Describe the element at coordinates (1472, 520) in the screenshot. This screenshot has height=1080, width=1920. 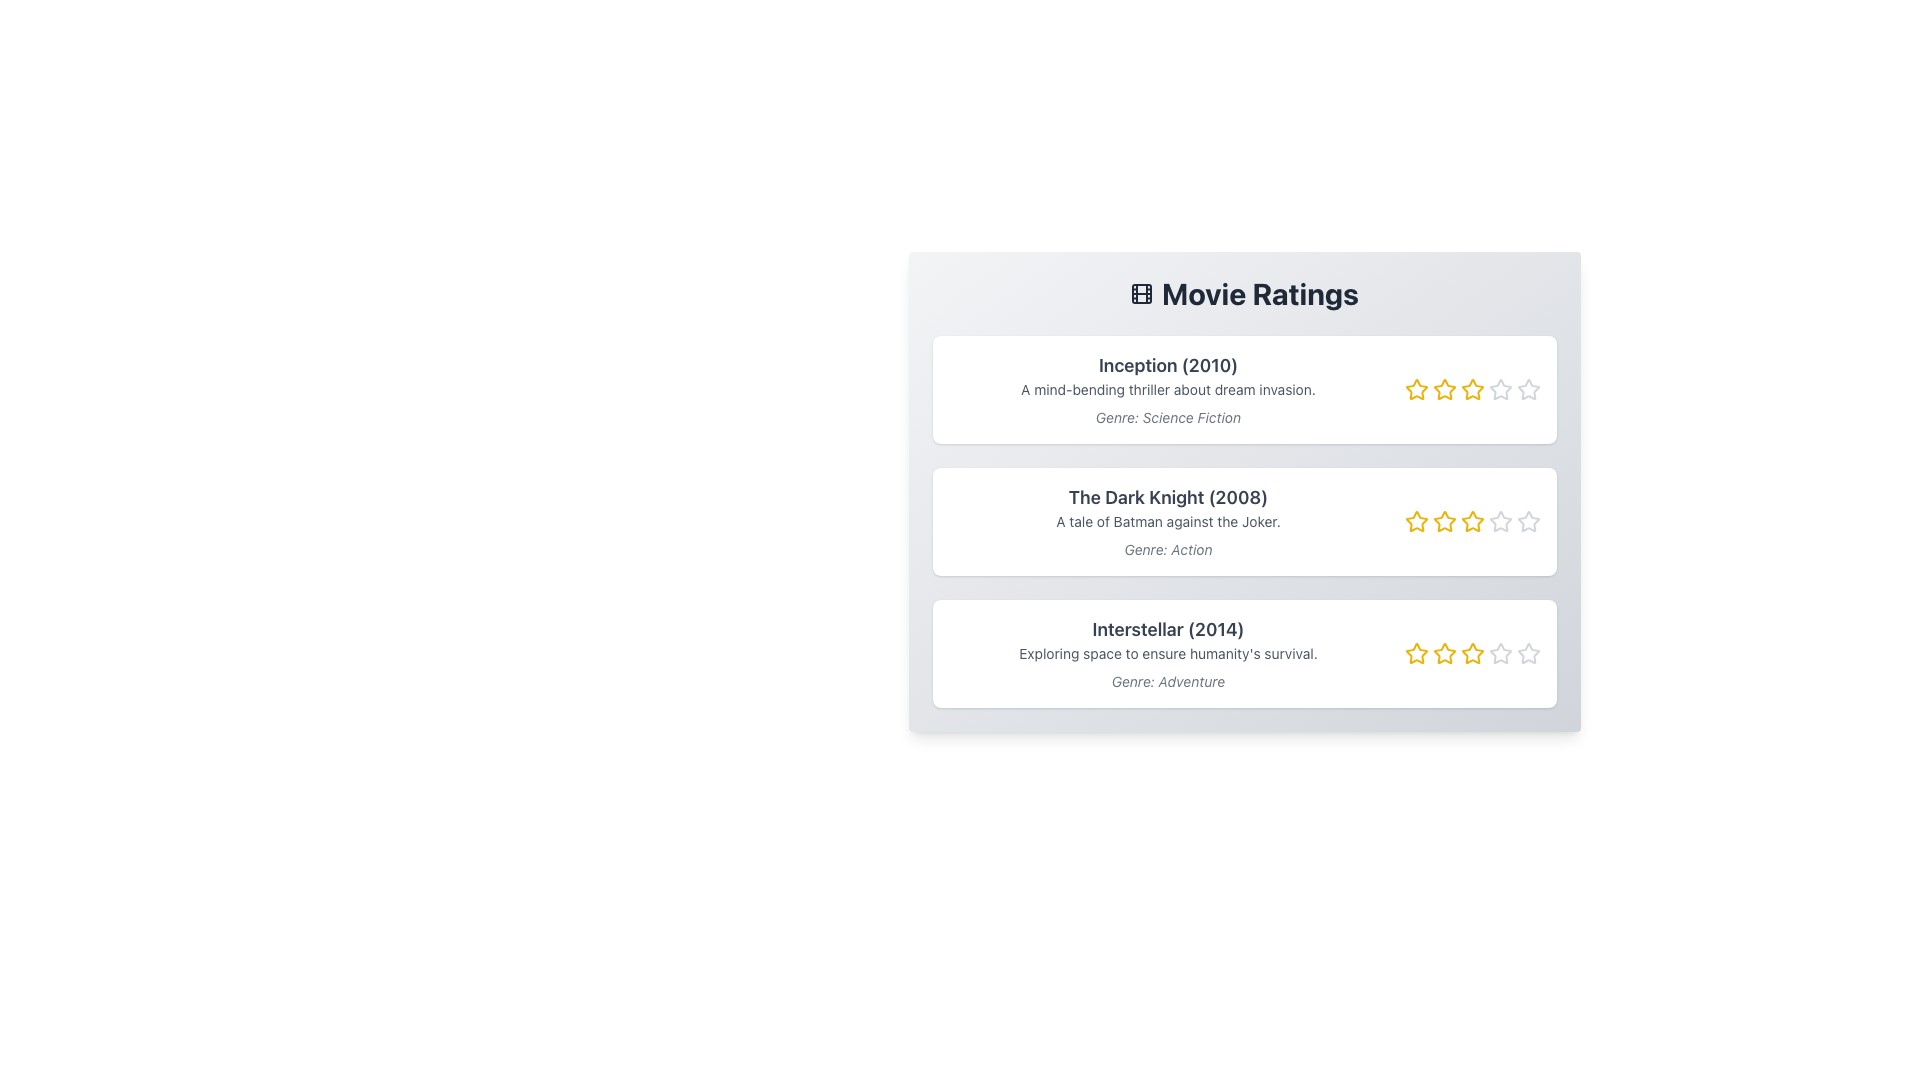
I see `the third yellow star icon in the rating bar for 'The Dark Knight (2008)'` at that location.